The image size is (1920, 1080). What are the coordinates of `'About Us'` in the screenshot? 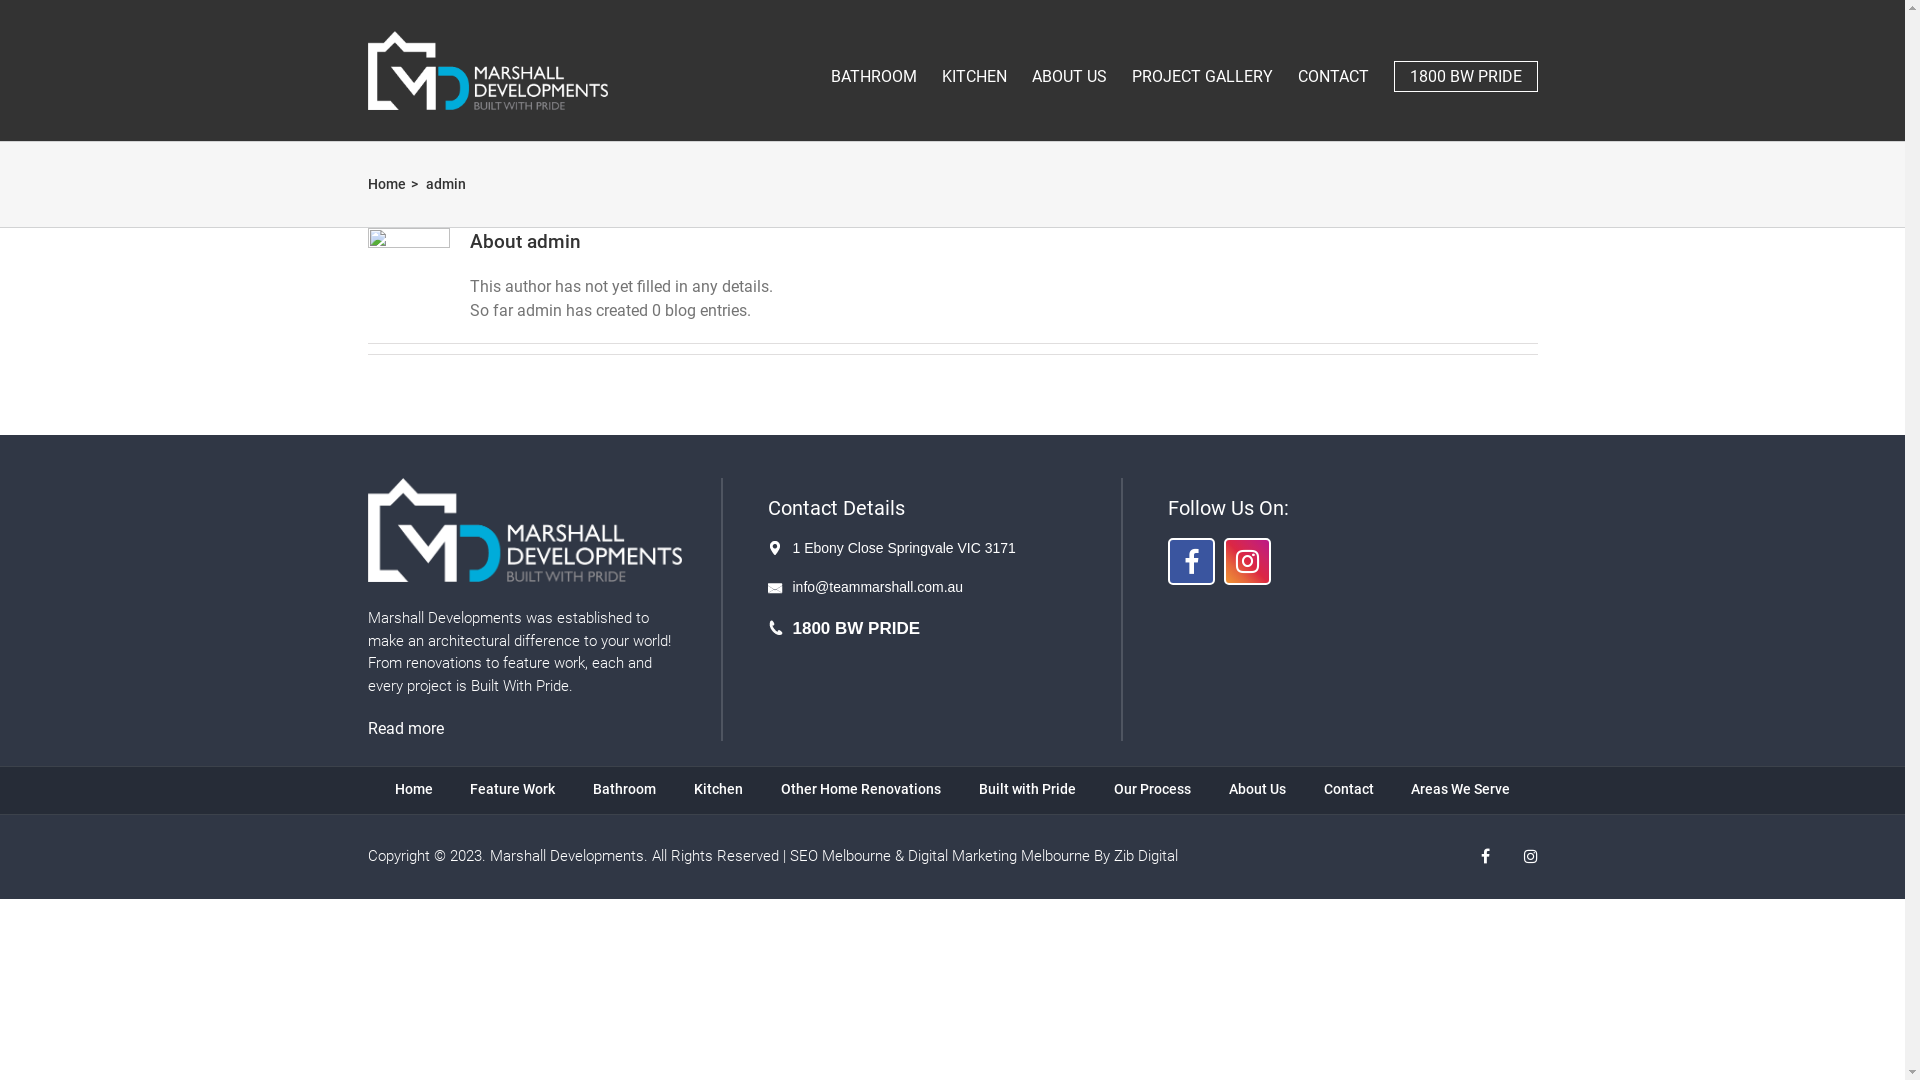 It's located at (1256, 788).